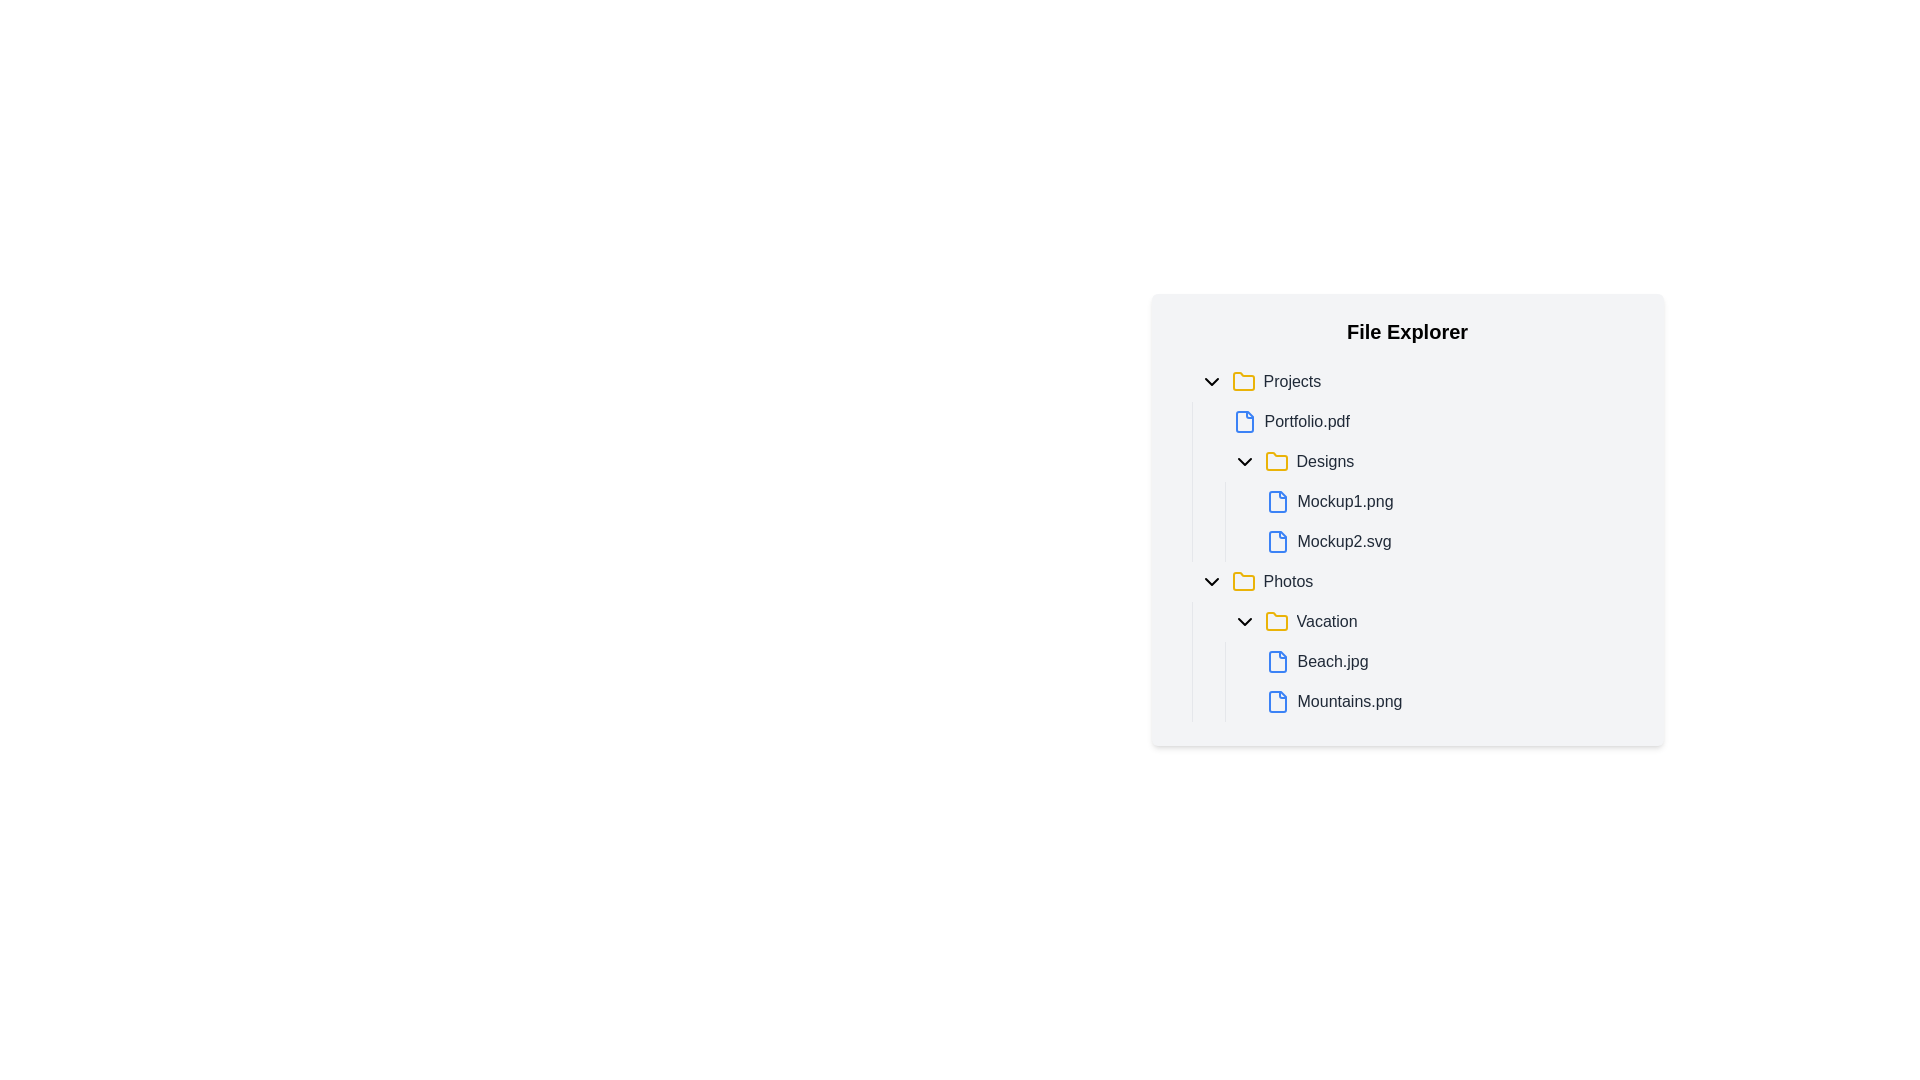 This screenshot has width=1920, height=1080. Describe the element at coordinates (1243, 420) in the screenshot. I see `the PDF file icon associated with 'Portfolio.pdf' in the file explorer list` at that location.